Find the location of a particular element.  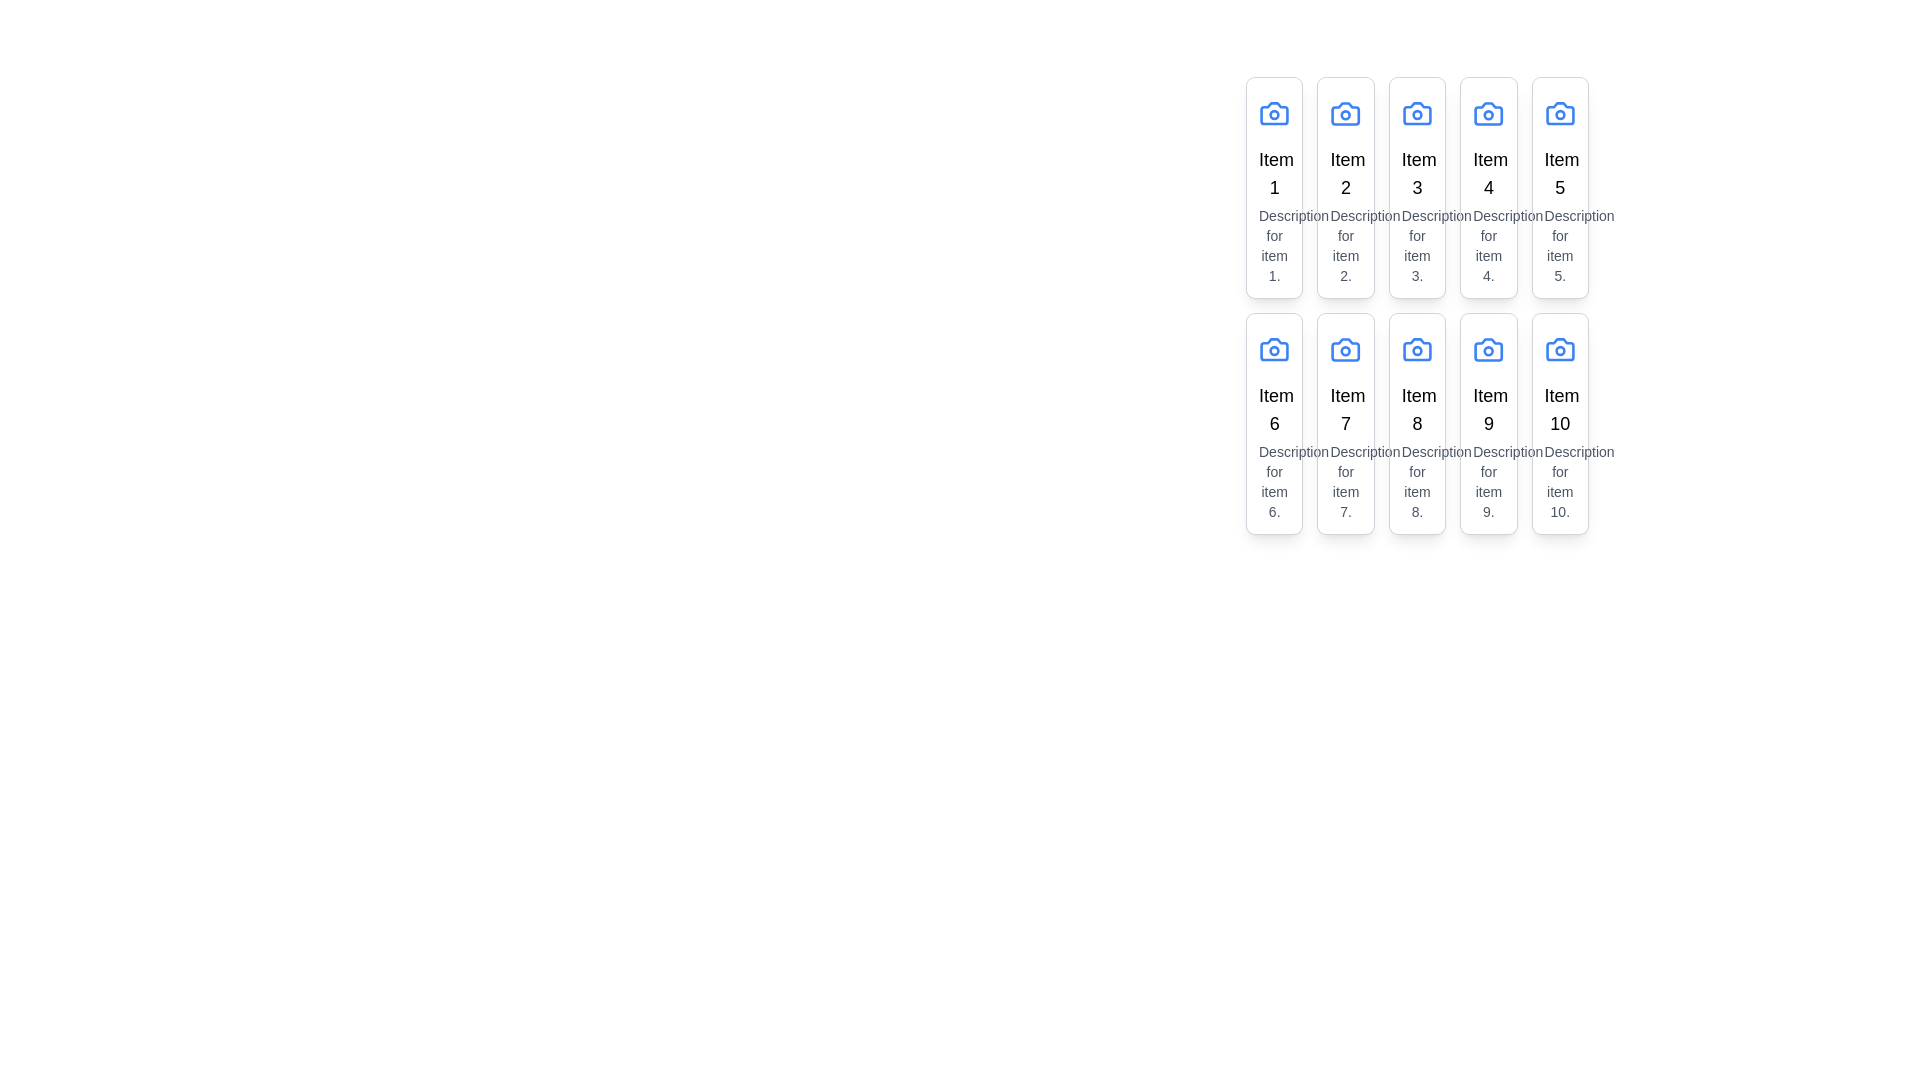

the descriptive Text Label located beneath the header text 'Item 4' in the fourth item card of the grid layout is located at coordinates (1488, 245).